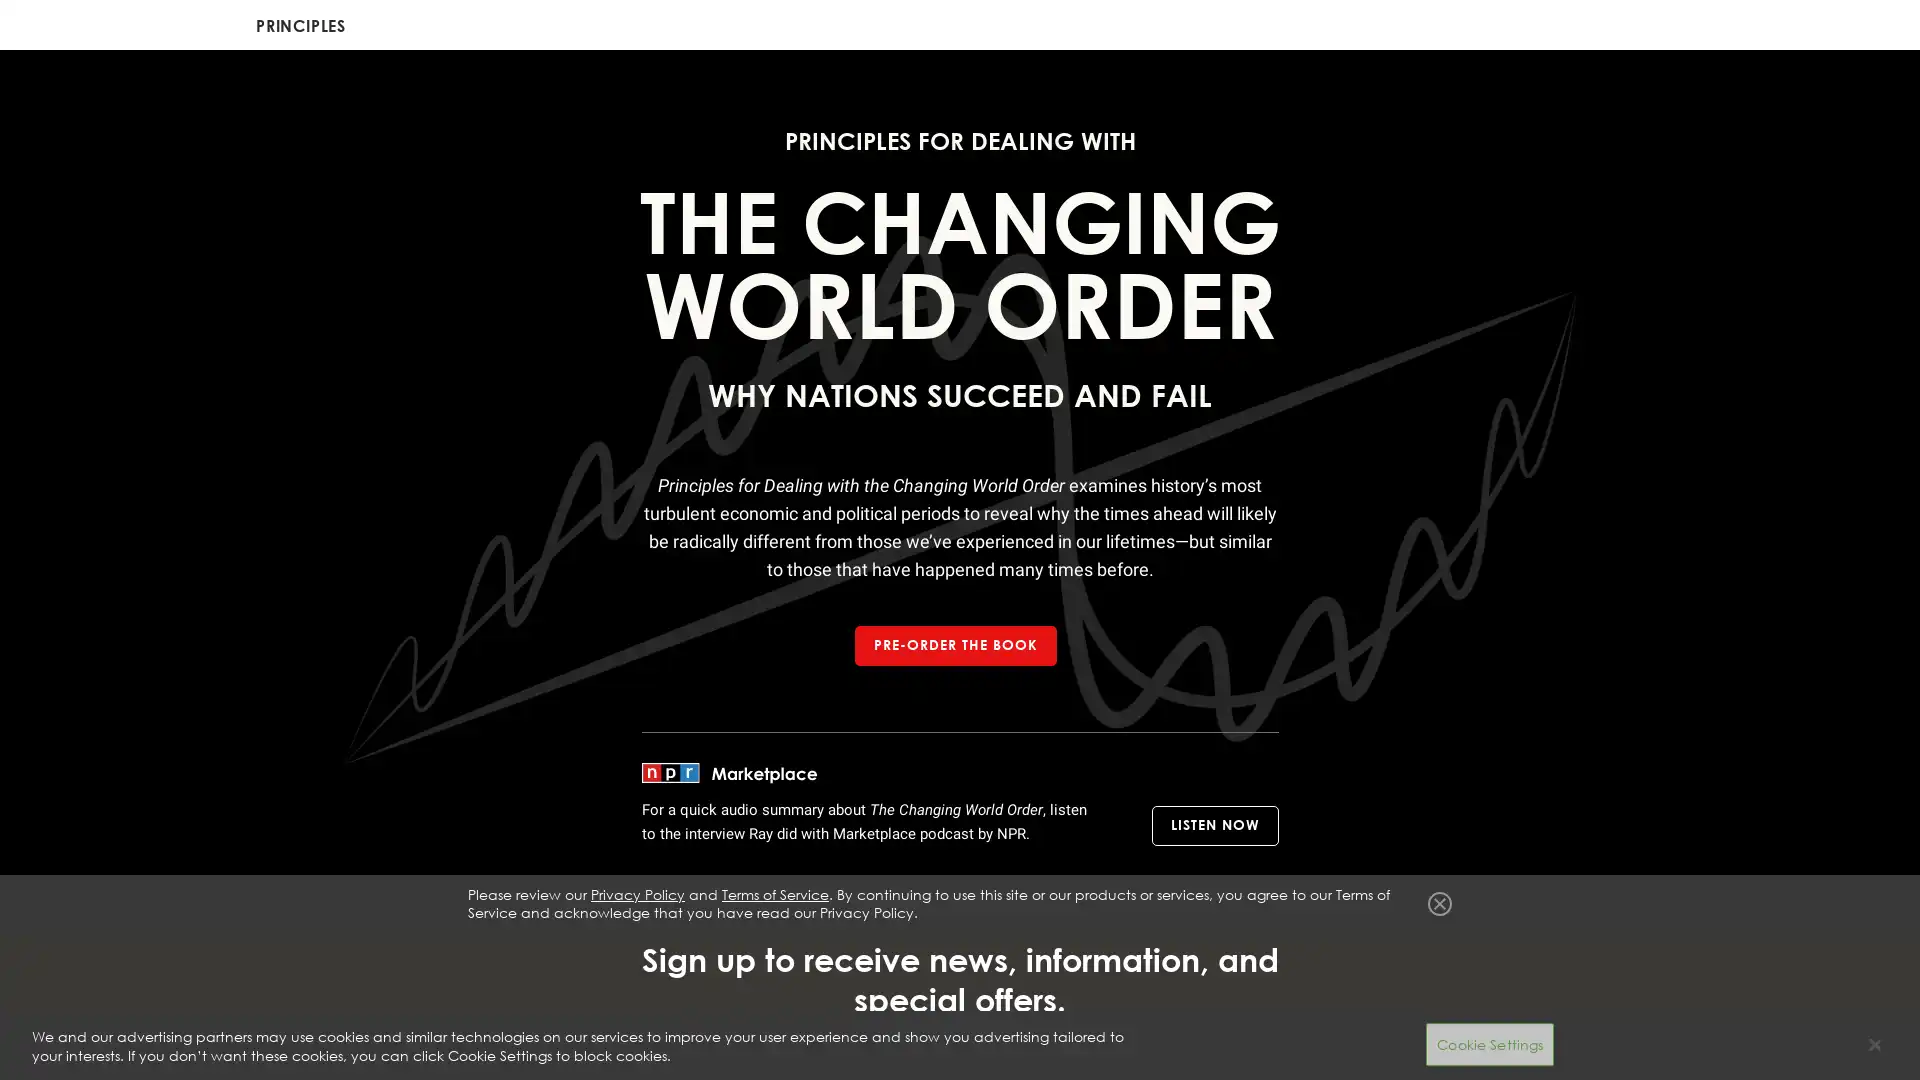 This screenshot has width=1920, height=1080. I want to click on LISTEN NOW, so click(1213, 825).